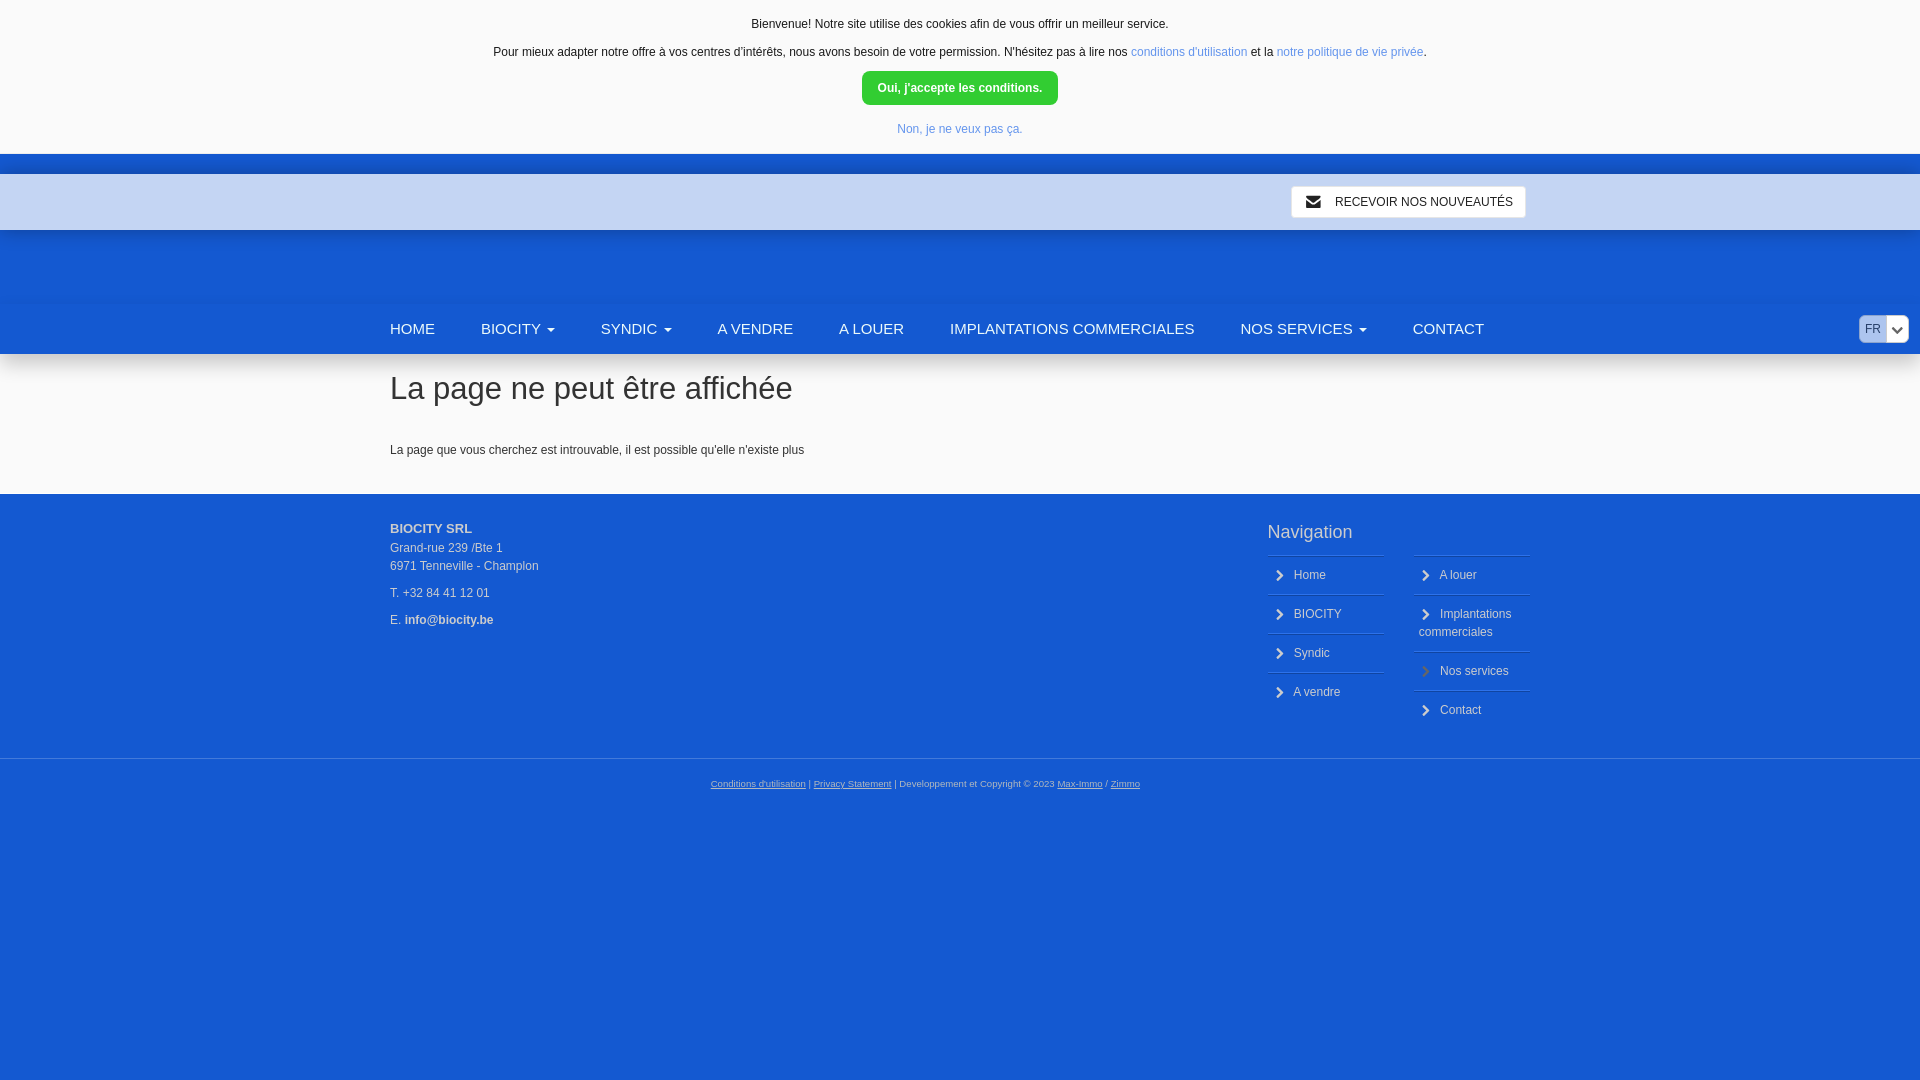 The width and height of the screenshot is (1920, 1080). What do you see at coordinates (1109, 782) in the screenshot?
I see `'Zimmo'` at bounding box center [1109, 782].